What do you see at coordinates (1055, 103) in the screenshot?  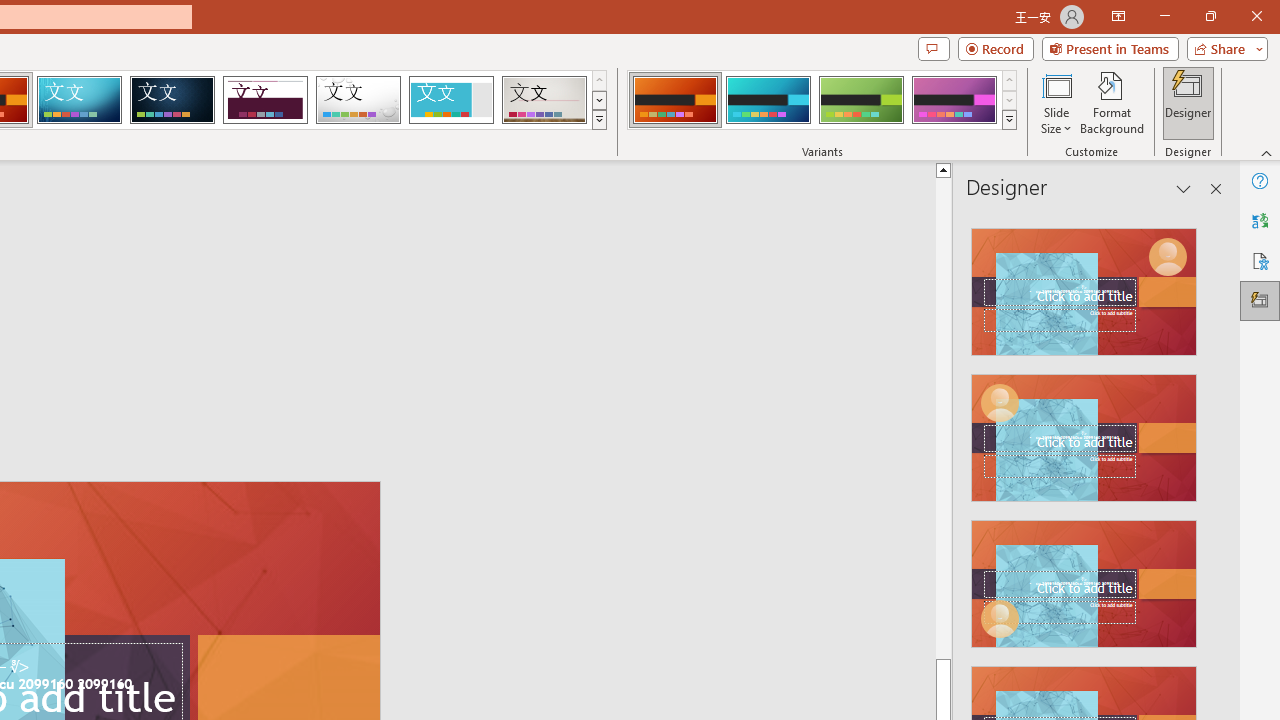 I see `'Slide Size'` at bounding box center [1055, 103].